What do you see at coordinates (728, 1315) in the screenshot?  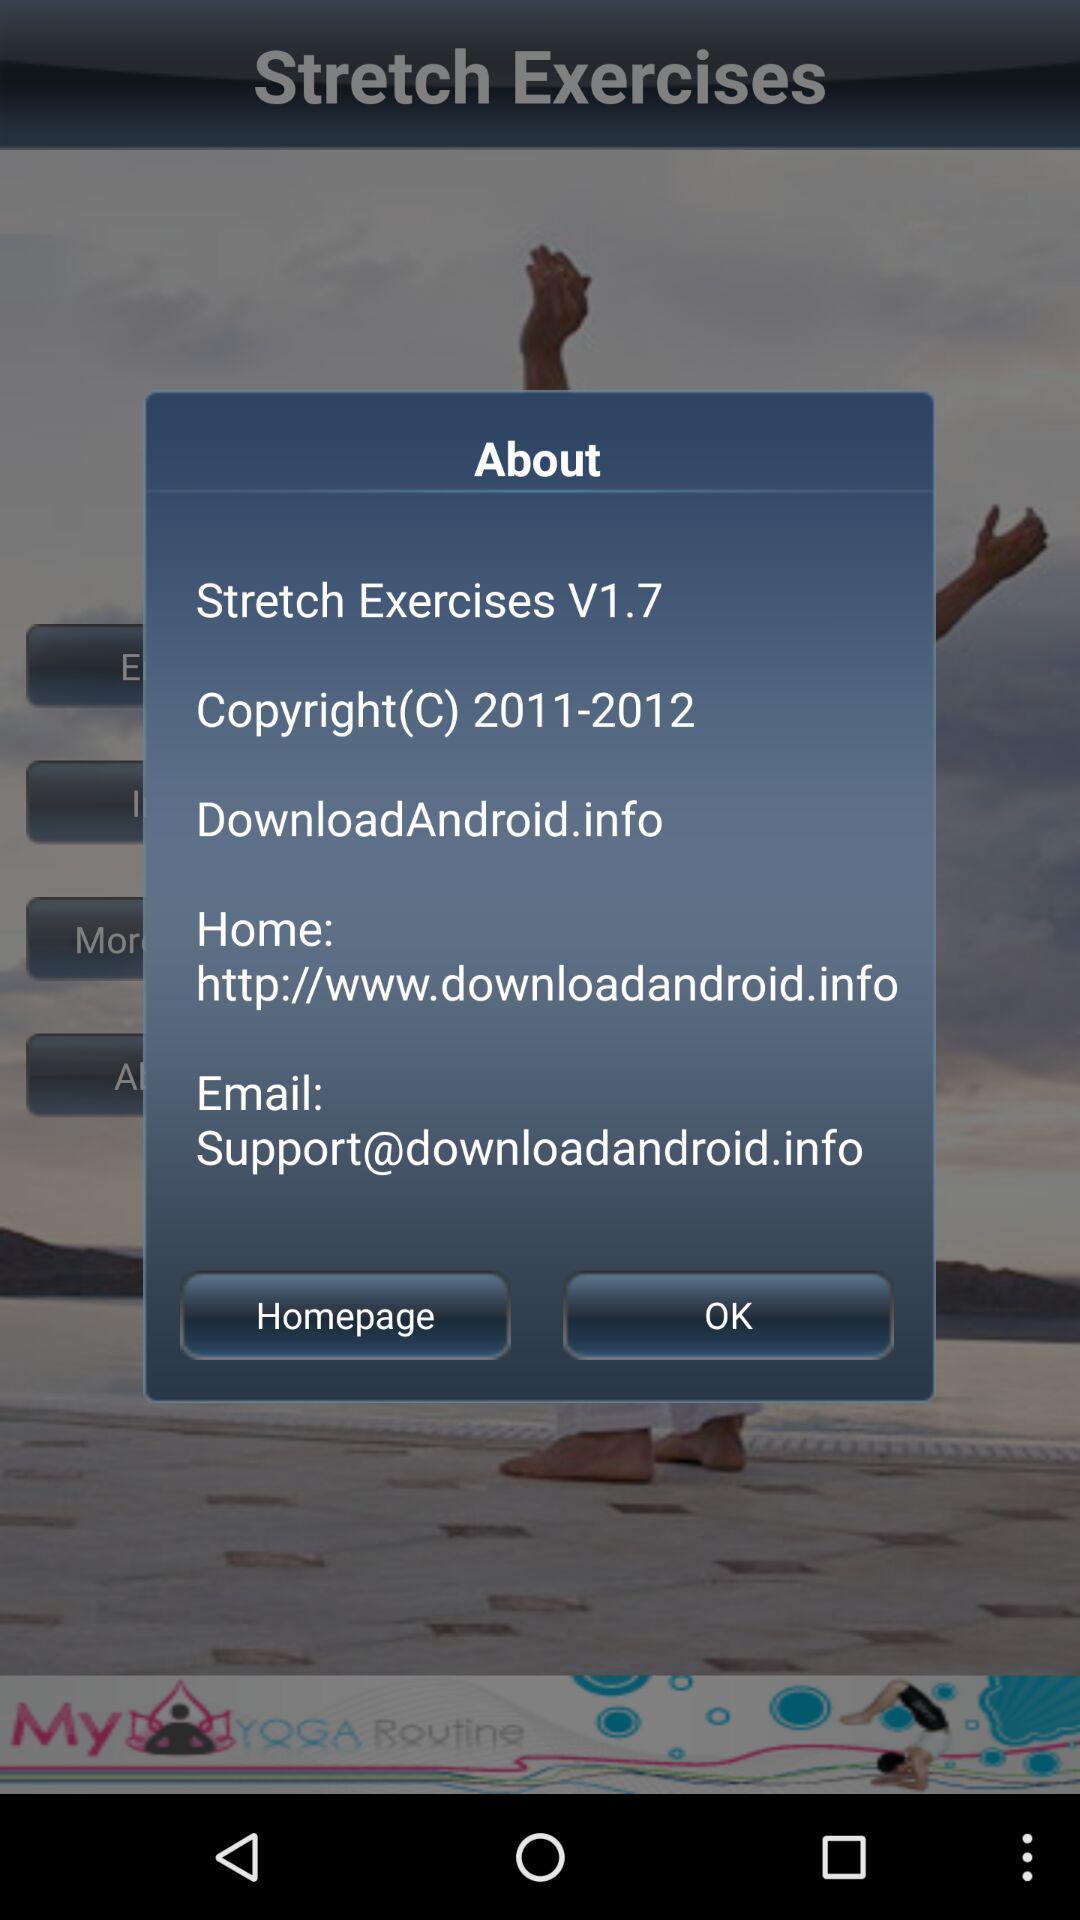 I see `button to the right of the homepage item` at bounding box center [728, 1315].